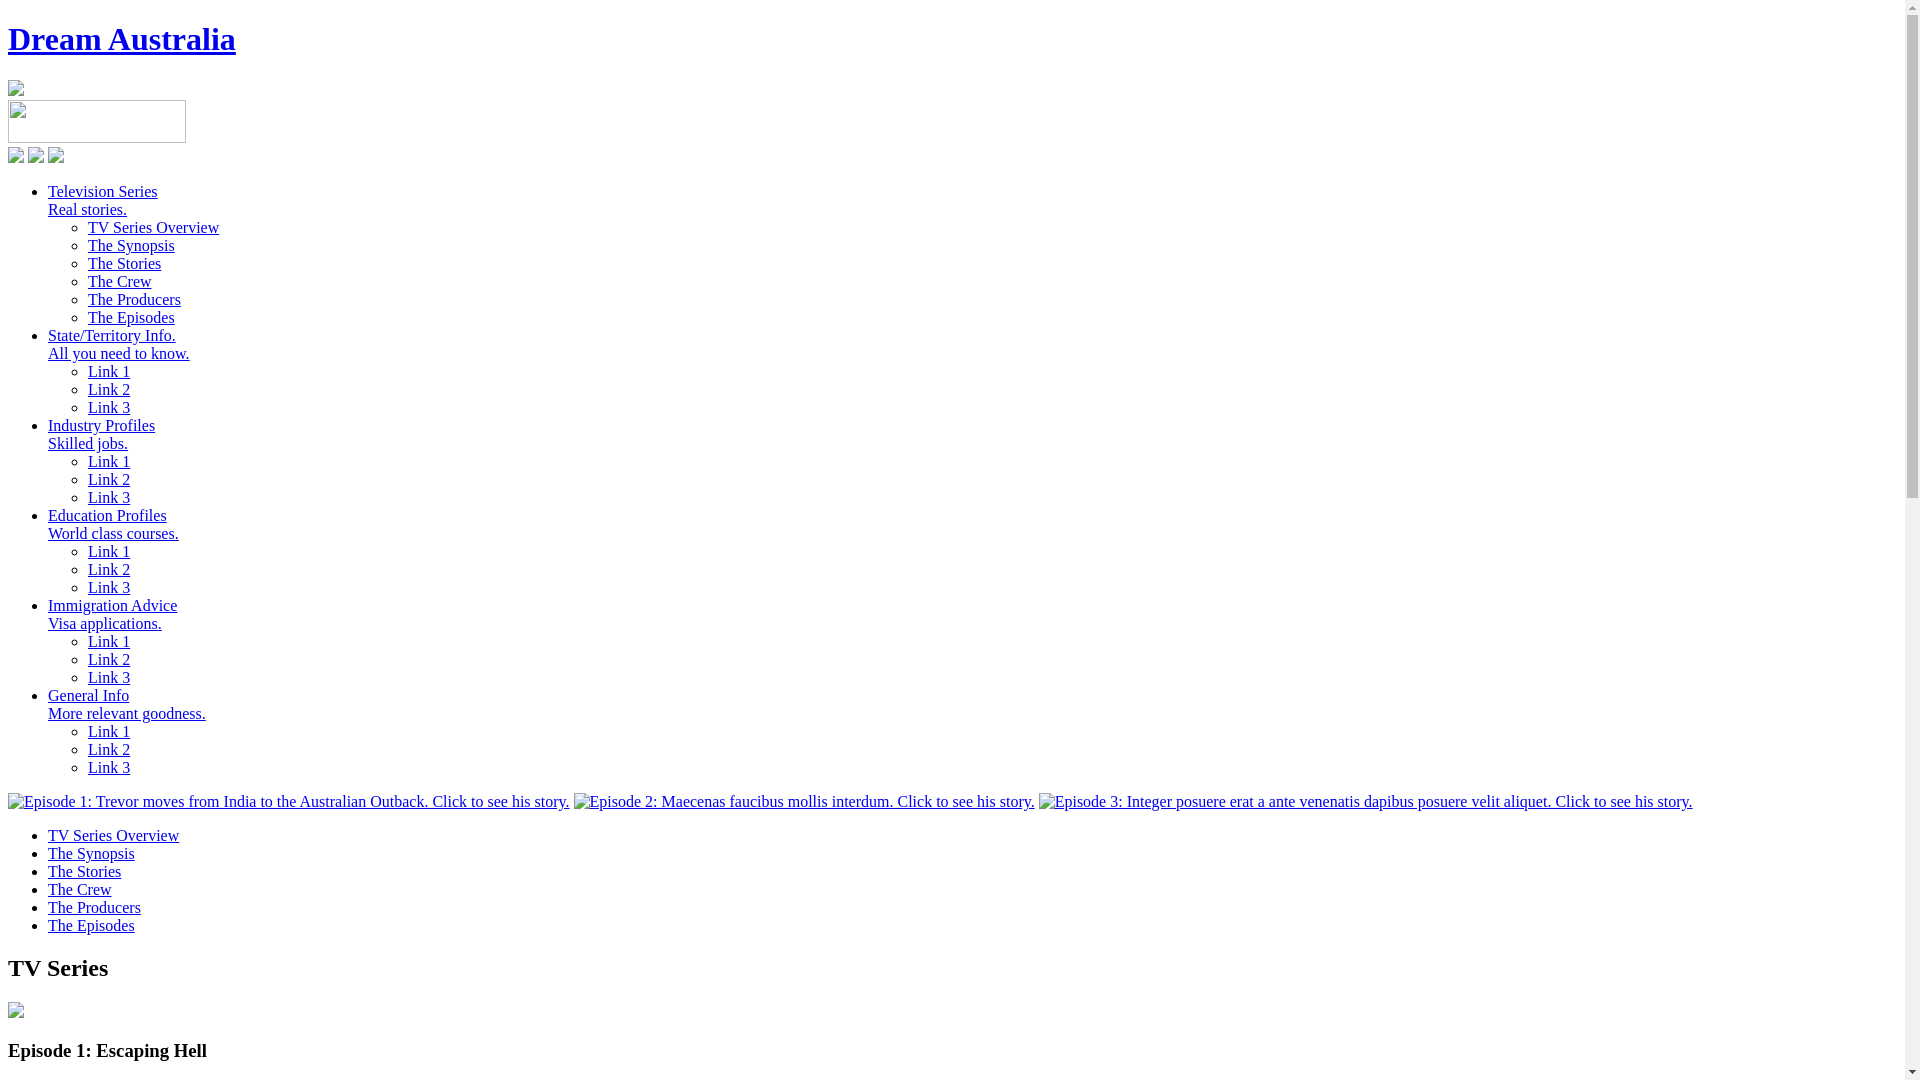  Describe the element at coordinates (108, 731) in the screenshot. I see `'Link 1'` at that location.